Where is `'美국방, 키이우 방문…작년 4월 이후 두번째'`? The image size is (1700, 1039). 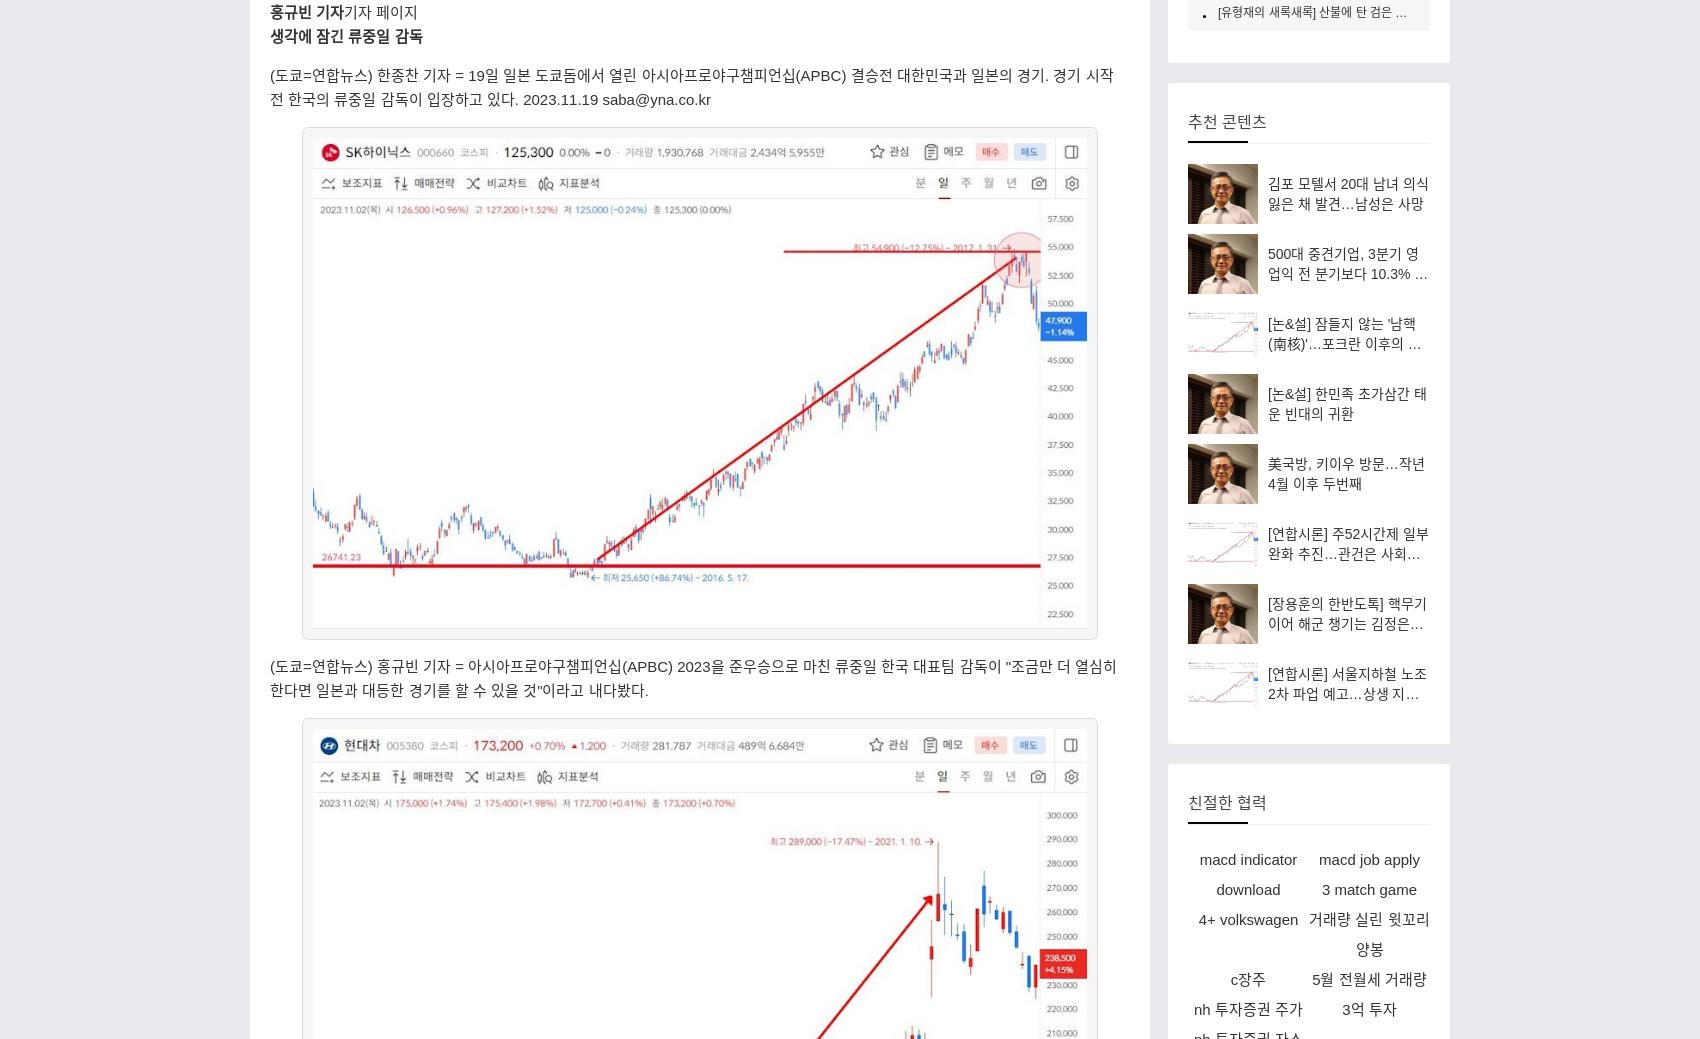
'美국방, 키이우 방문…작년 4월 이후 두번째' is located at coordinates (1346, 471).